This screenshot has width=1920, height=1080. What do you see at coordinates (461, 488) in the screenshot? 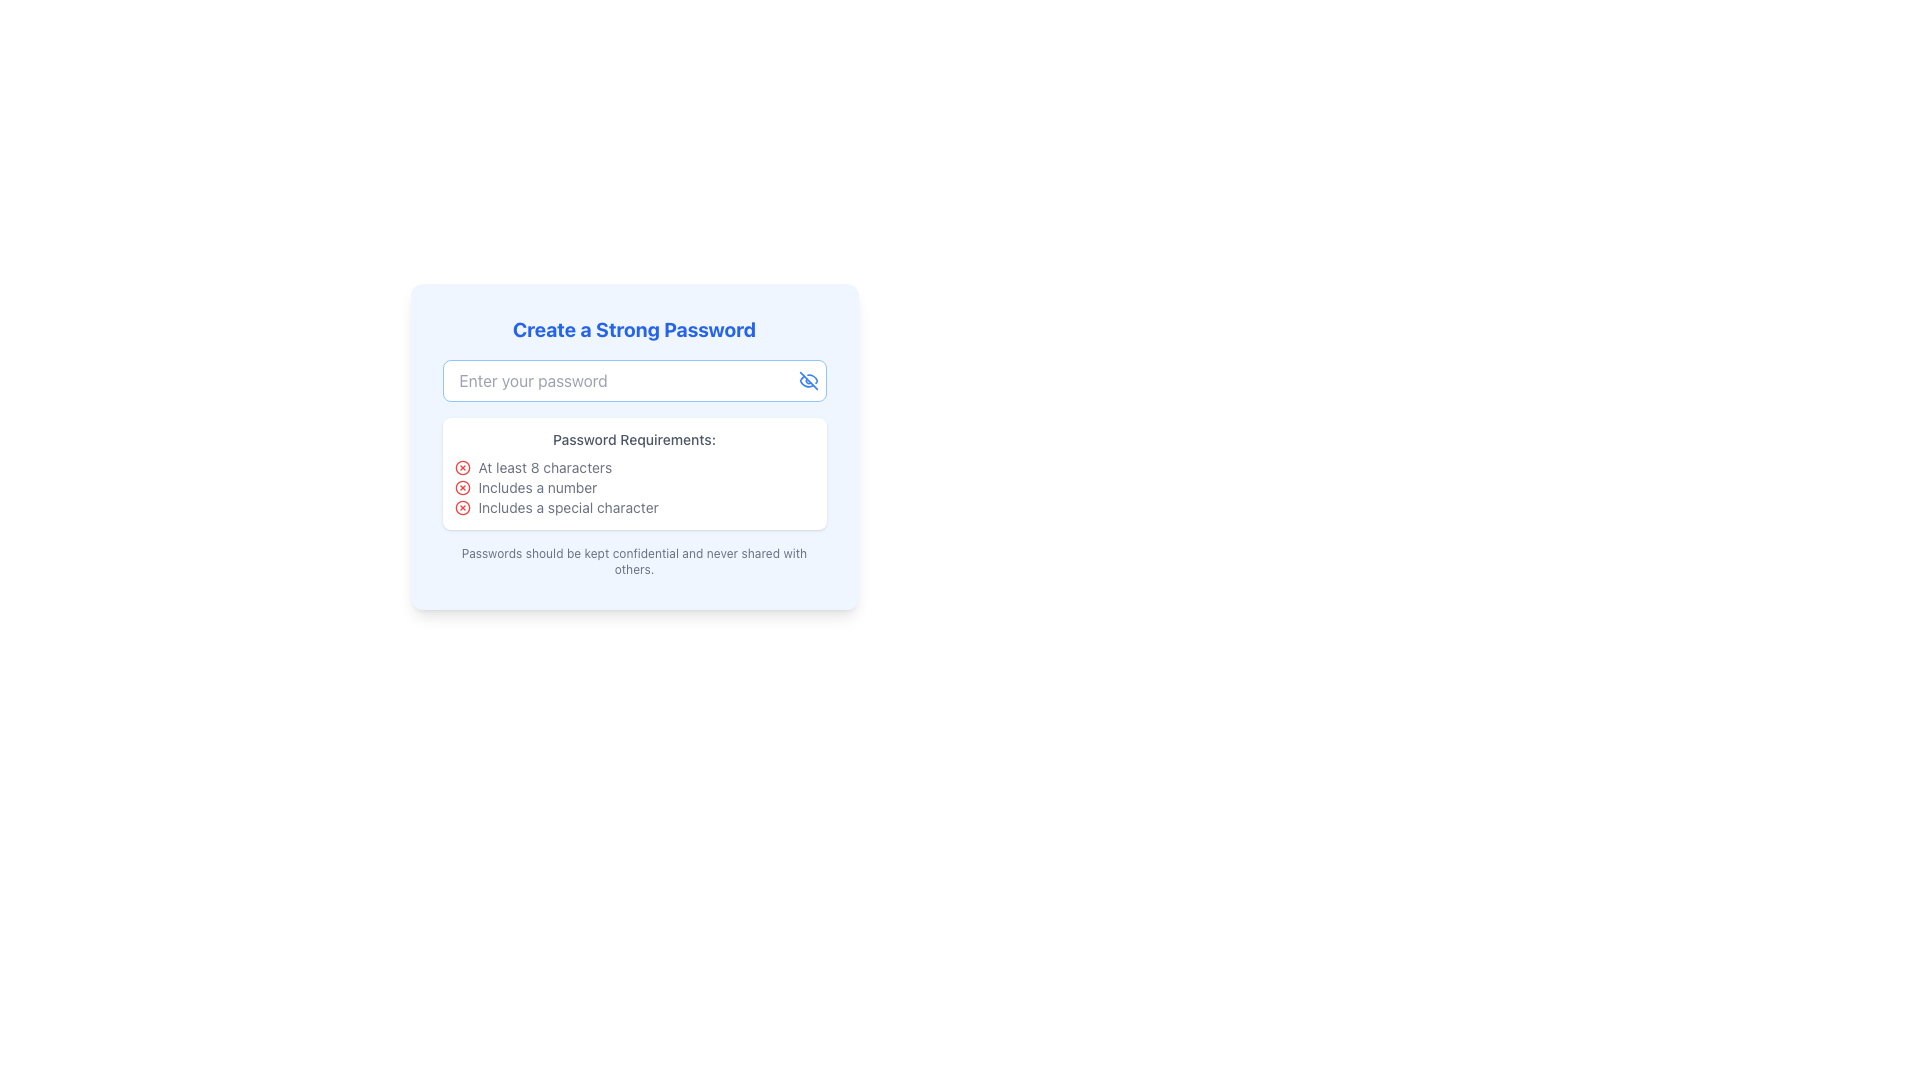
I see `the circular icon with a red border and an 'X' symbol, located in the password requirements section next to the text 'Includes a number'` at bounding box center [461, 488].